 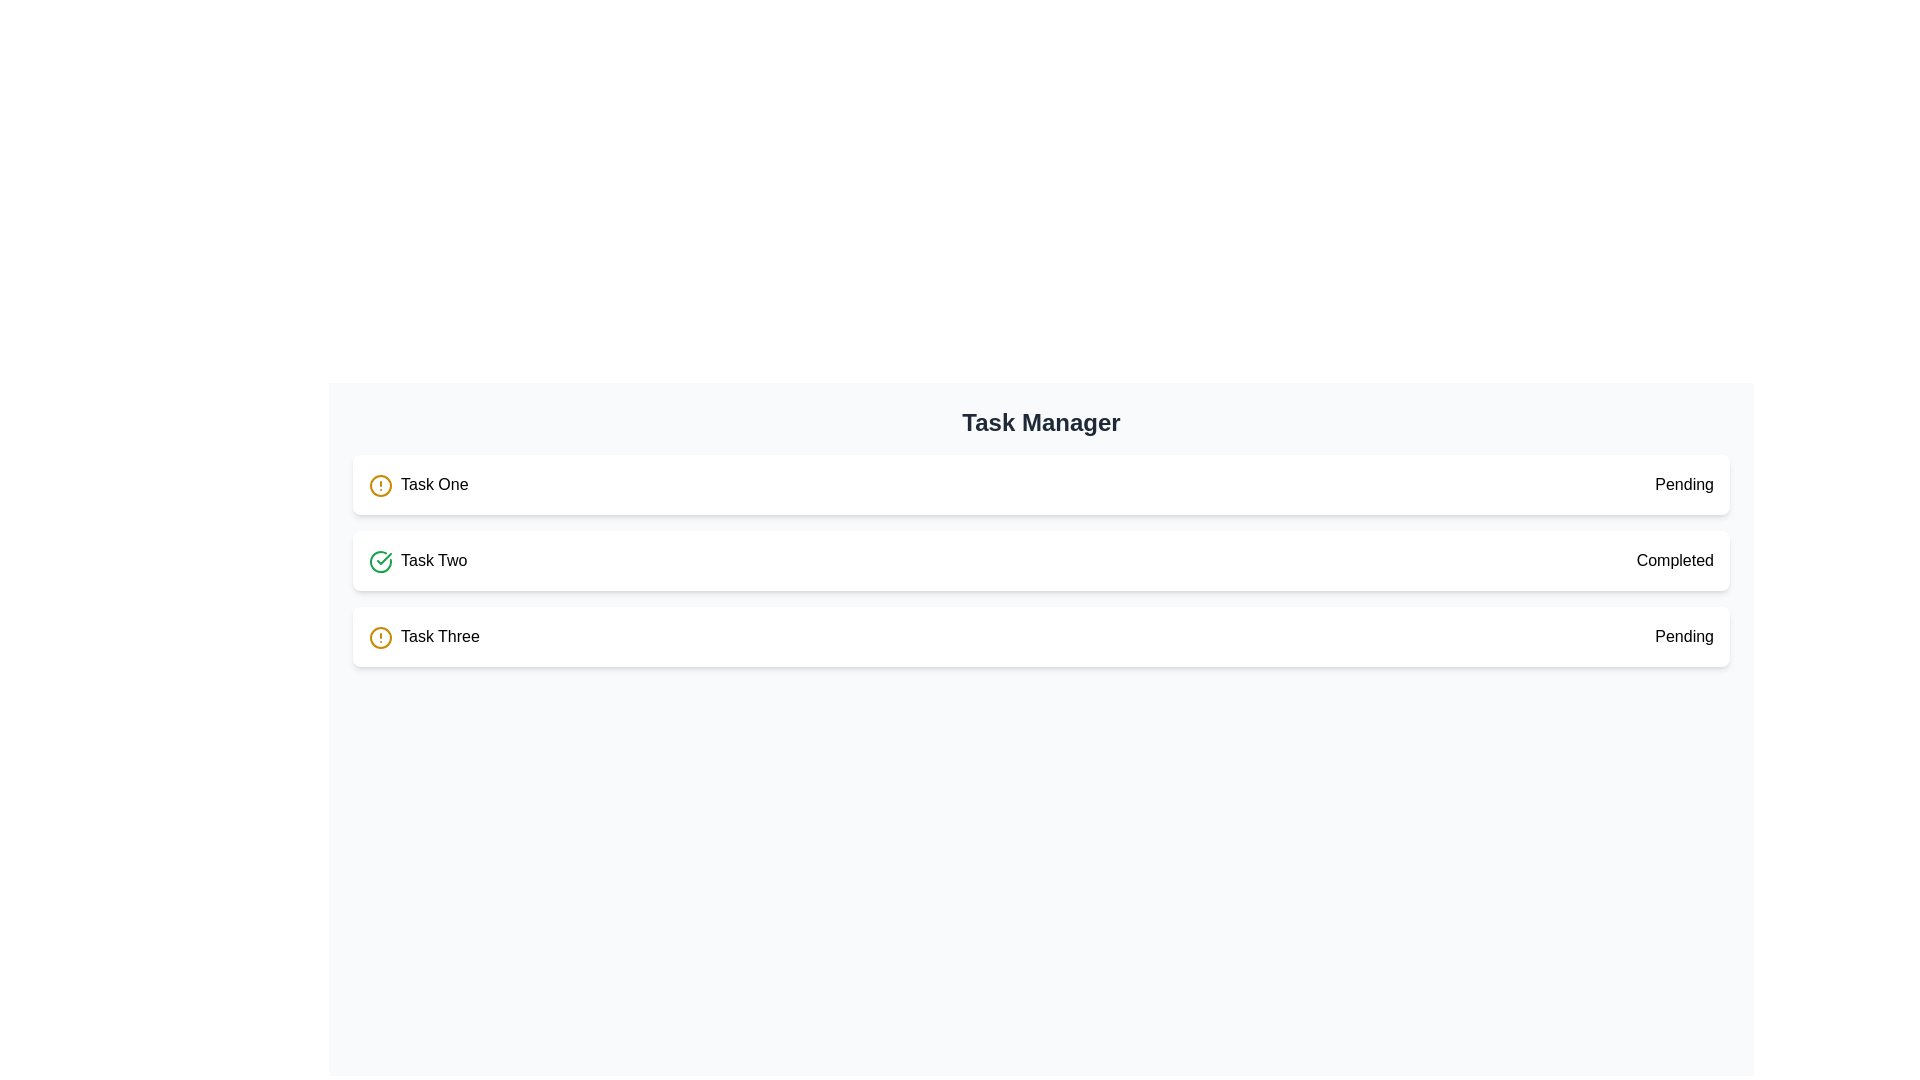 What do you see at coordinates (380, 637) in the screenshot?
I see `the circular SVG graphic element that is part of the icon next to the 'Task Three' text` at bounding box center [380, 637].